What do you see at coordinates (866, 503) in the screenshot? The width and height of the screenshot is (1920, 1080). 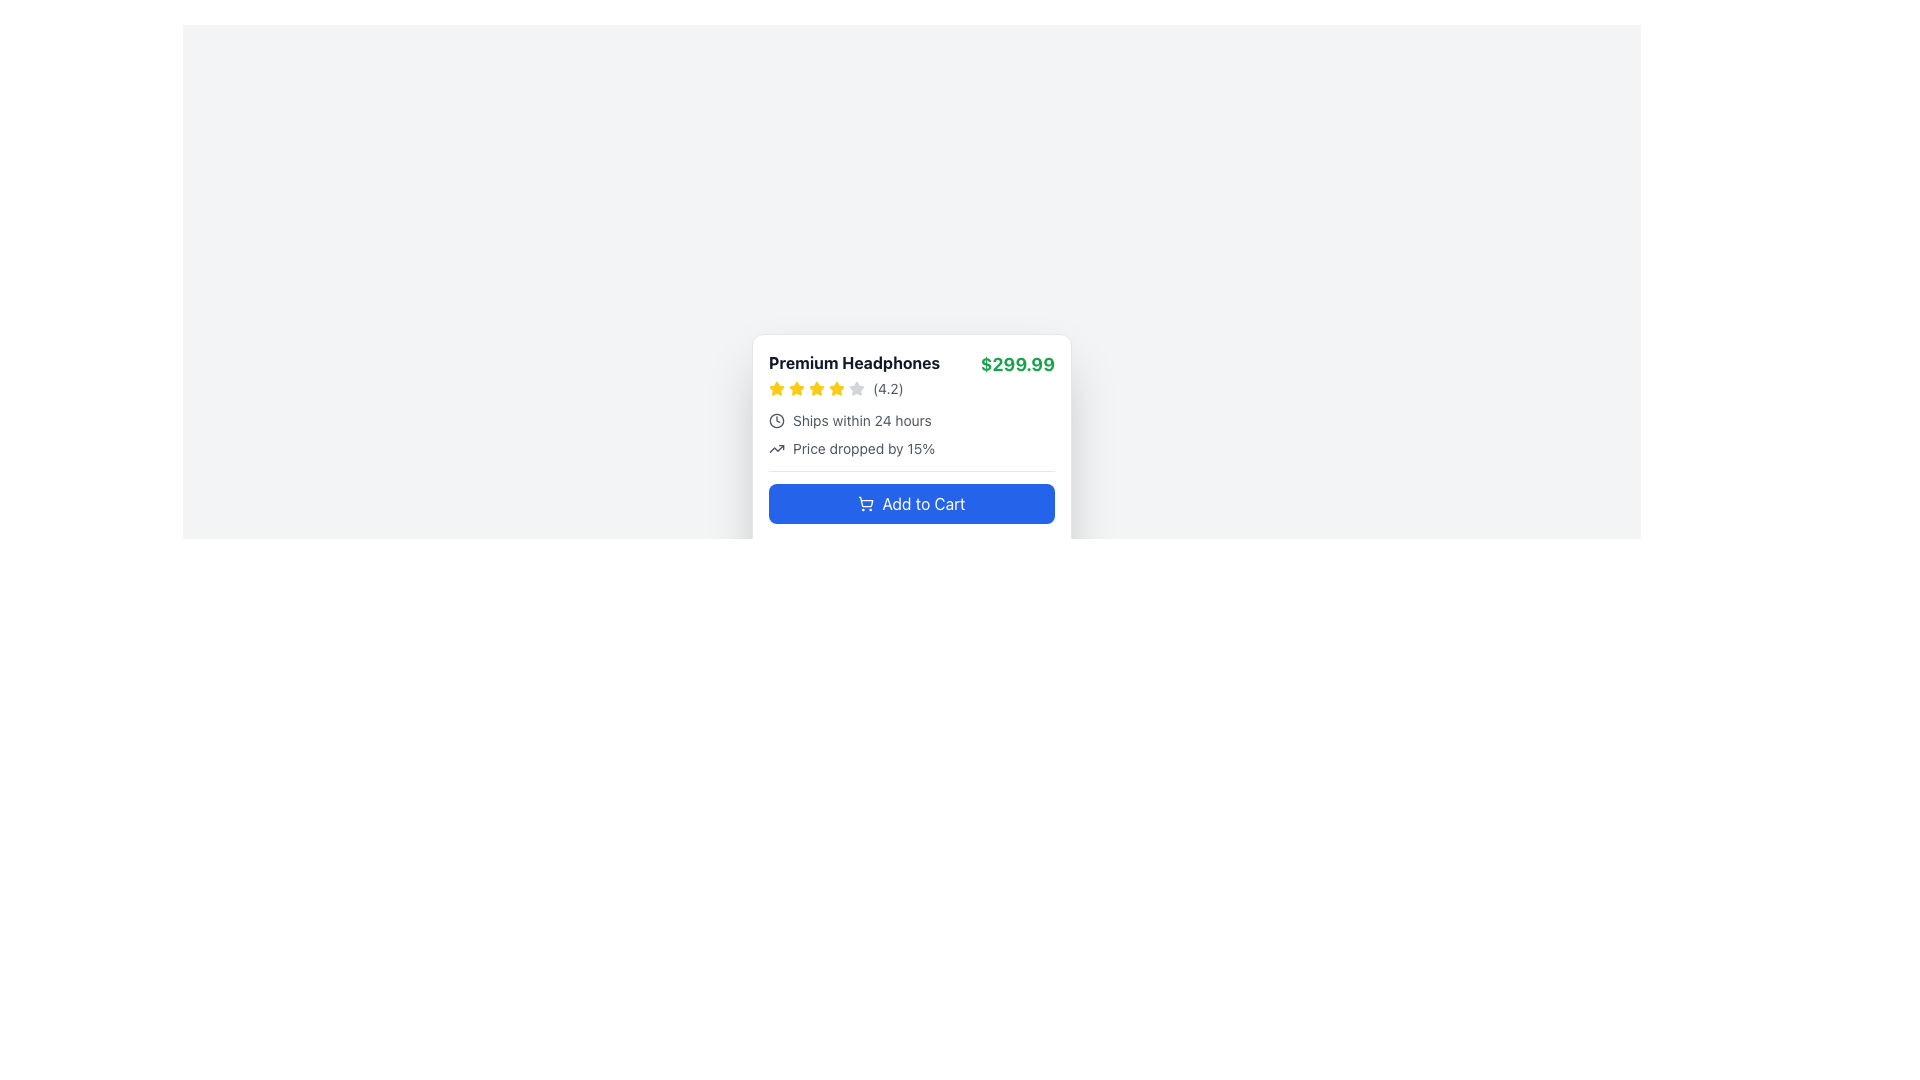 I see `the shopping cart icon with a white outline on a blue background` at bounding box center [866, 503].